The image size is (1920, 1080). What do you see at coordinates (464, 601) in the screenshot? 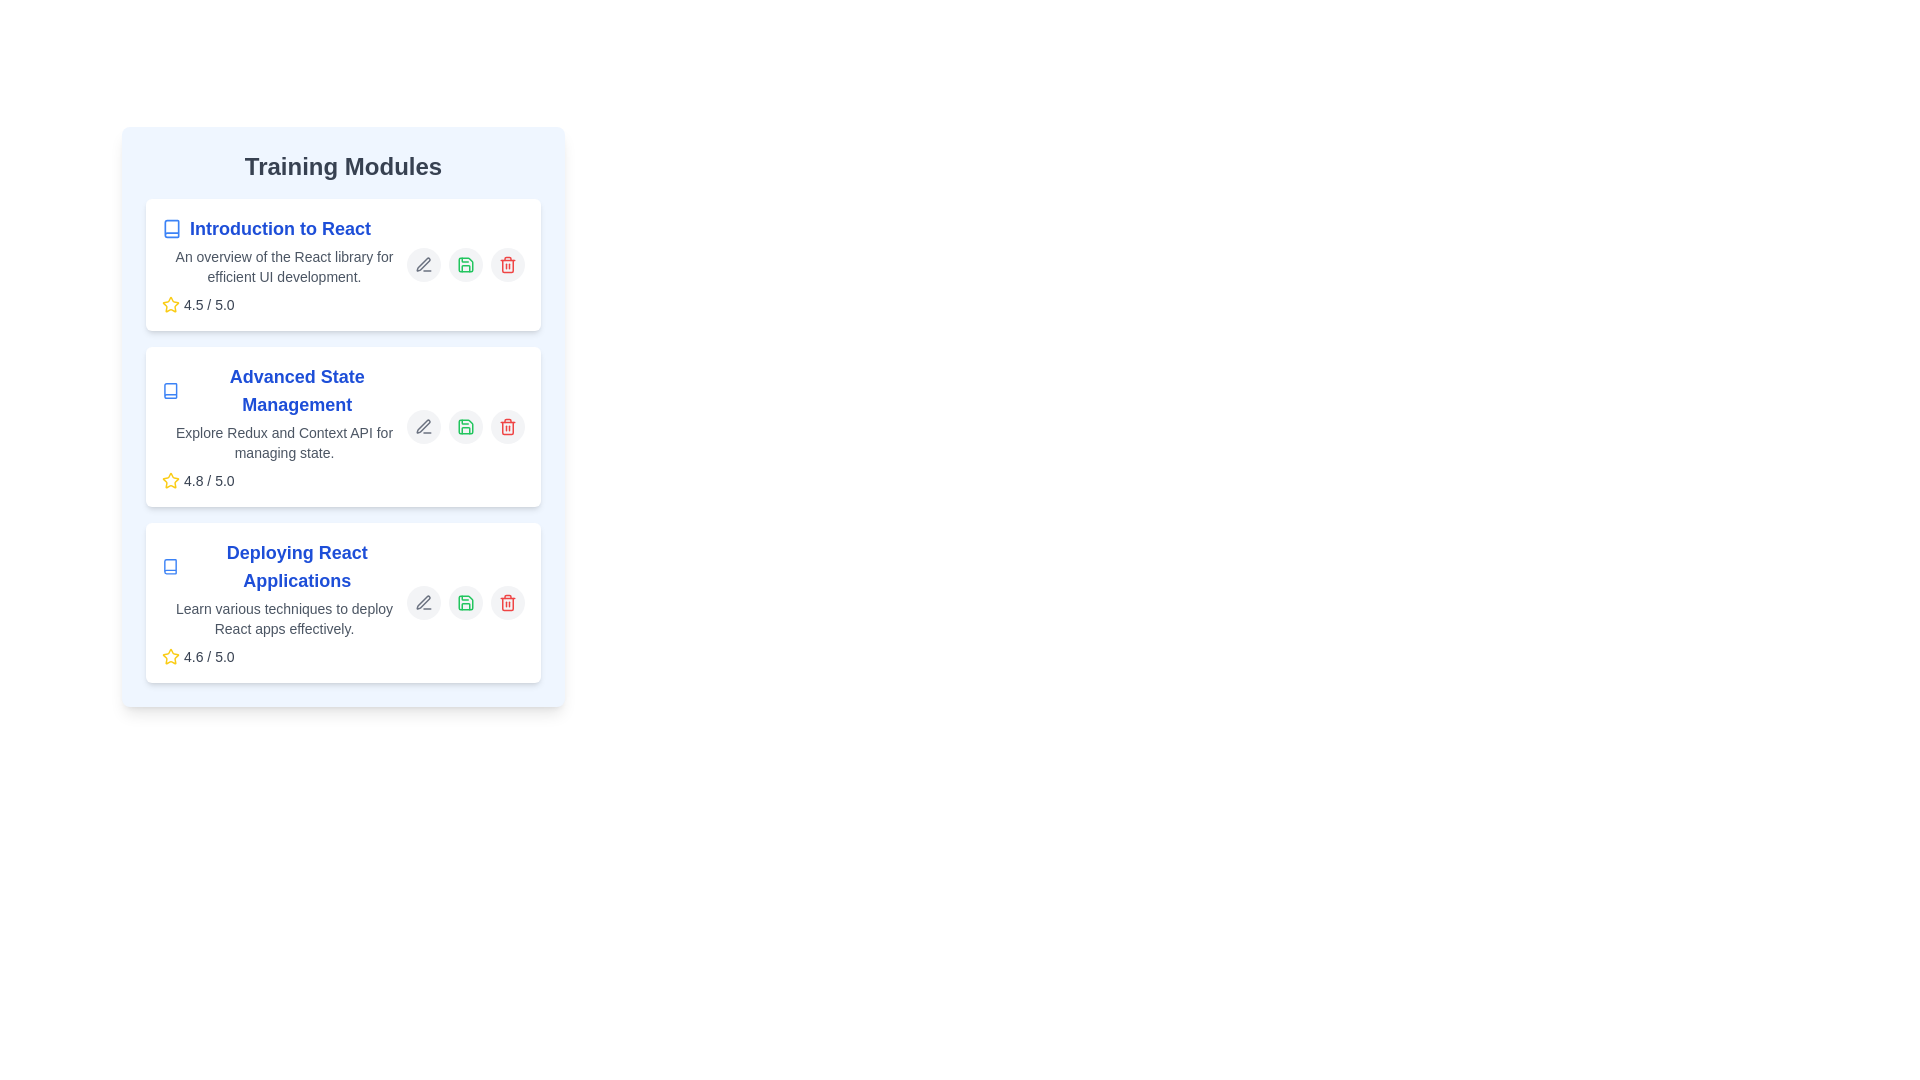
I see `the green save icon button located in the third row of the list layout, positioned to the right of the row's primary text` at bounding box center [464, 601].